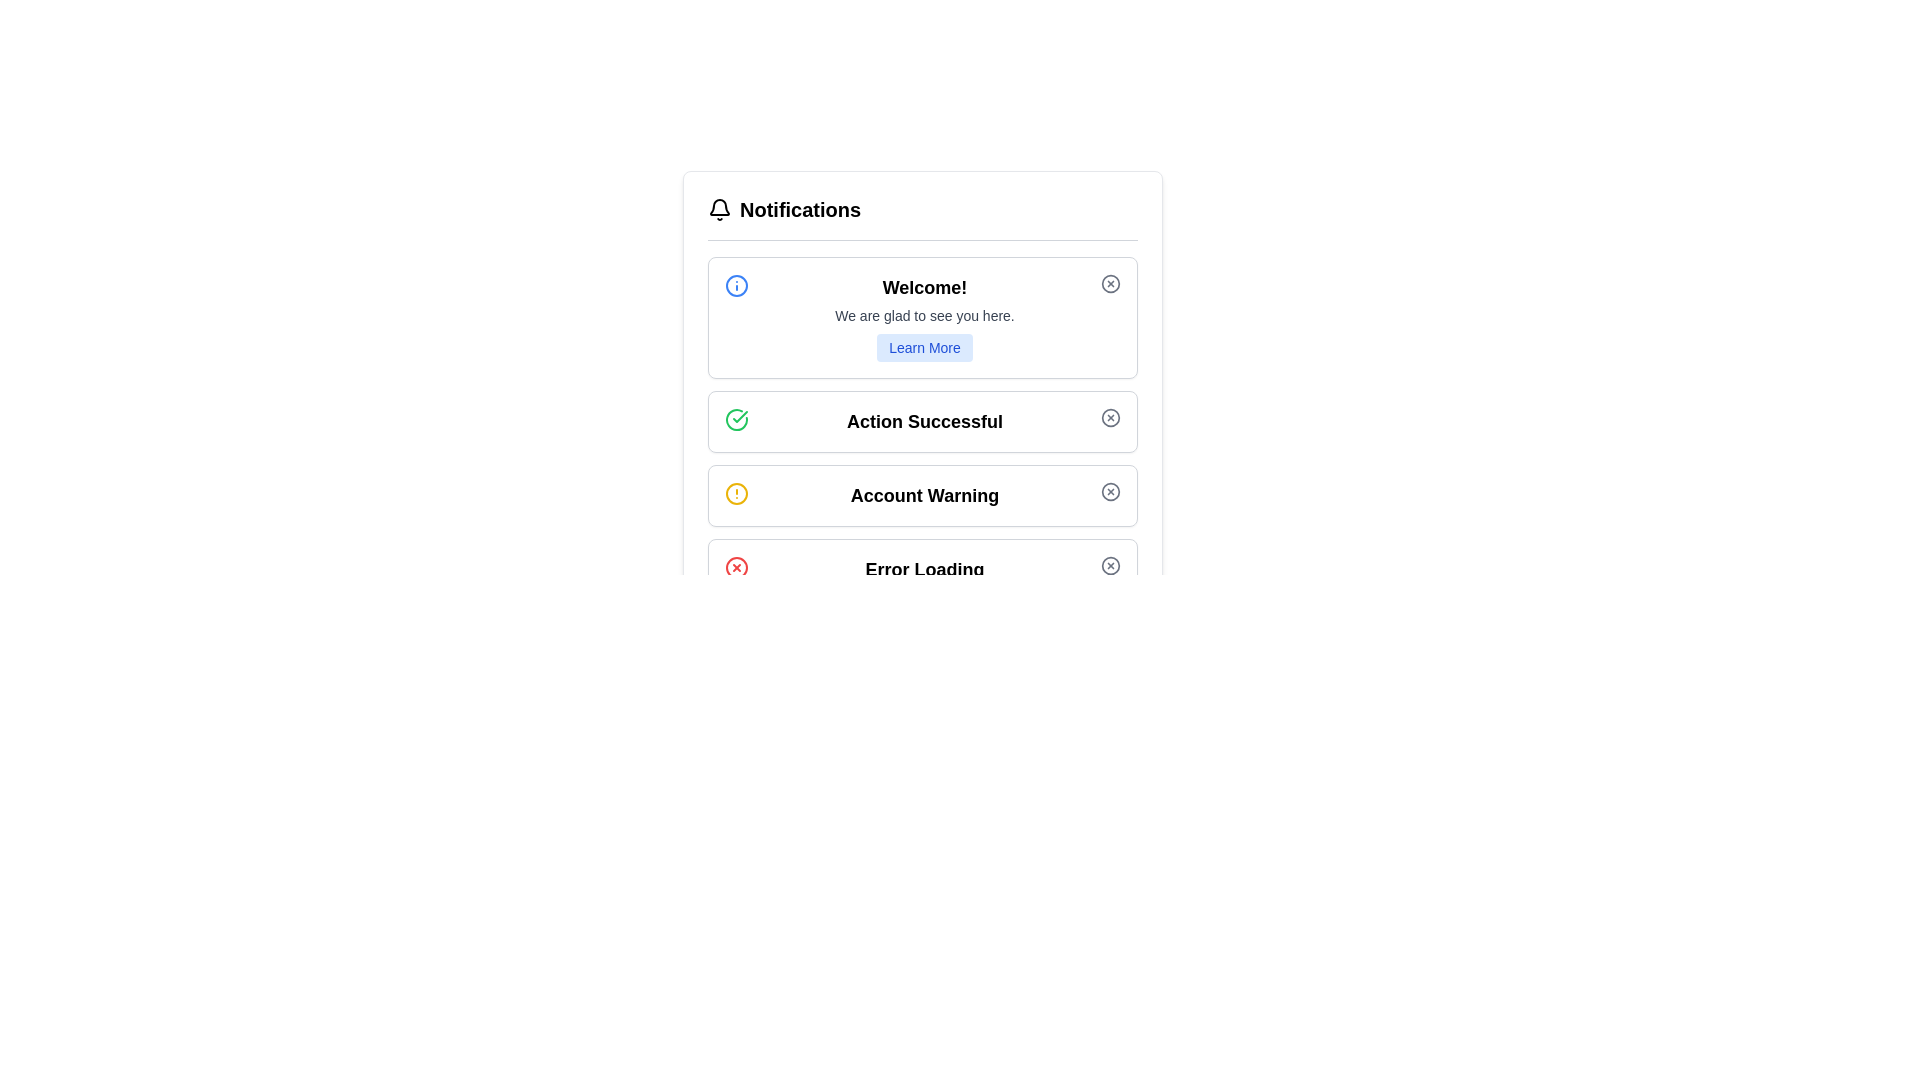 The height and width of the screenshot is (1080, 1920). Describe the element at coordinates (1109, 284) in the screenshot. I see `the circular SVG element with no fill and a stroke, located in the top-right corner of the 'Welcome!' notification card` at that location.